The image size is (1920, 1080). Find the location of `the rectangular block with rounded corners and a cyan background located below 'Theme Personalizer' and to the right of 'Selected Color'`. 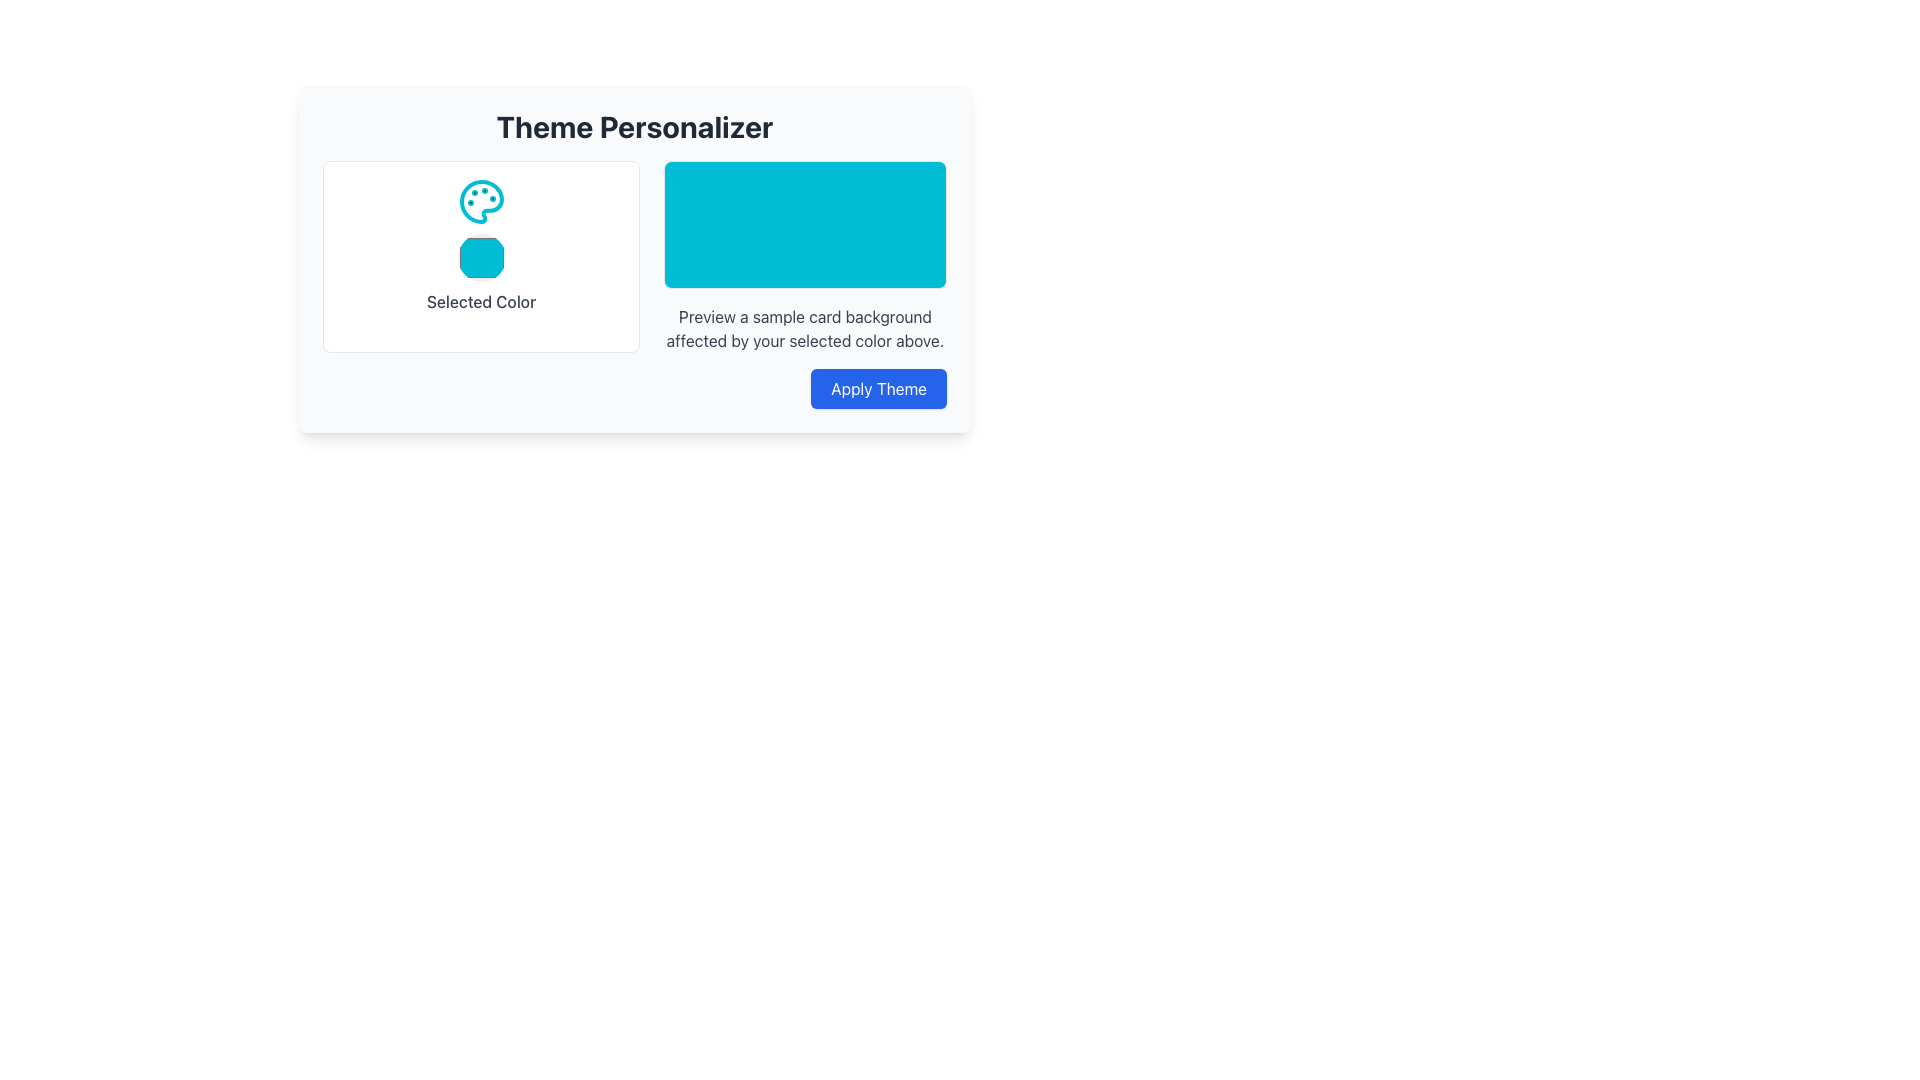

the rectangular block with rounded corners and a cyan background located below 'Theme Personalizer' and to the right of 'Selected Color' is located at coordinates (805, 224).